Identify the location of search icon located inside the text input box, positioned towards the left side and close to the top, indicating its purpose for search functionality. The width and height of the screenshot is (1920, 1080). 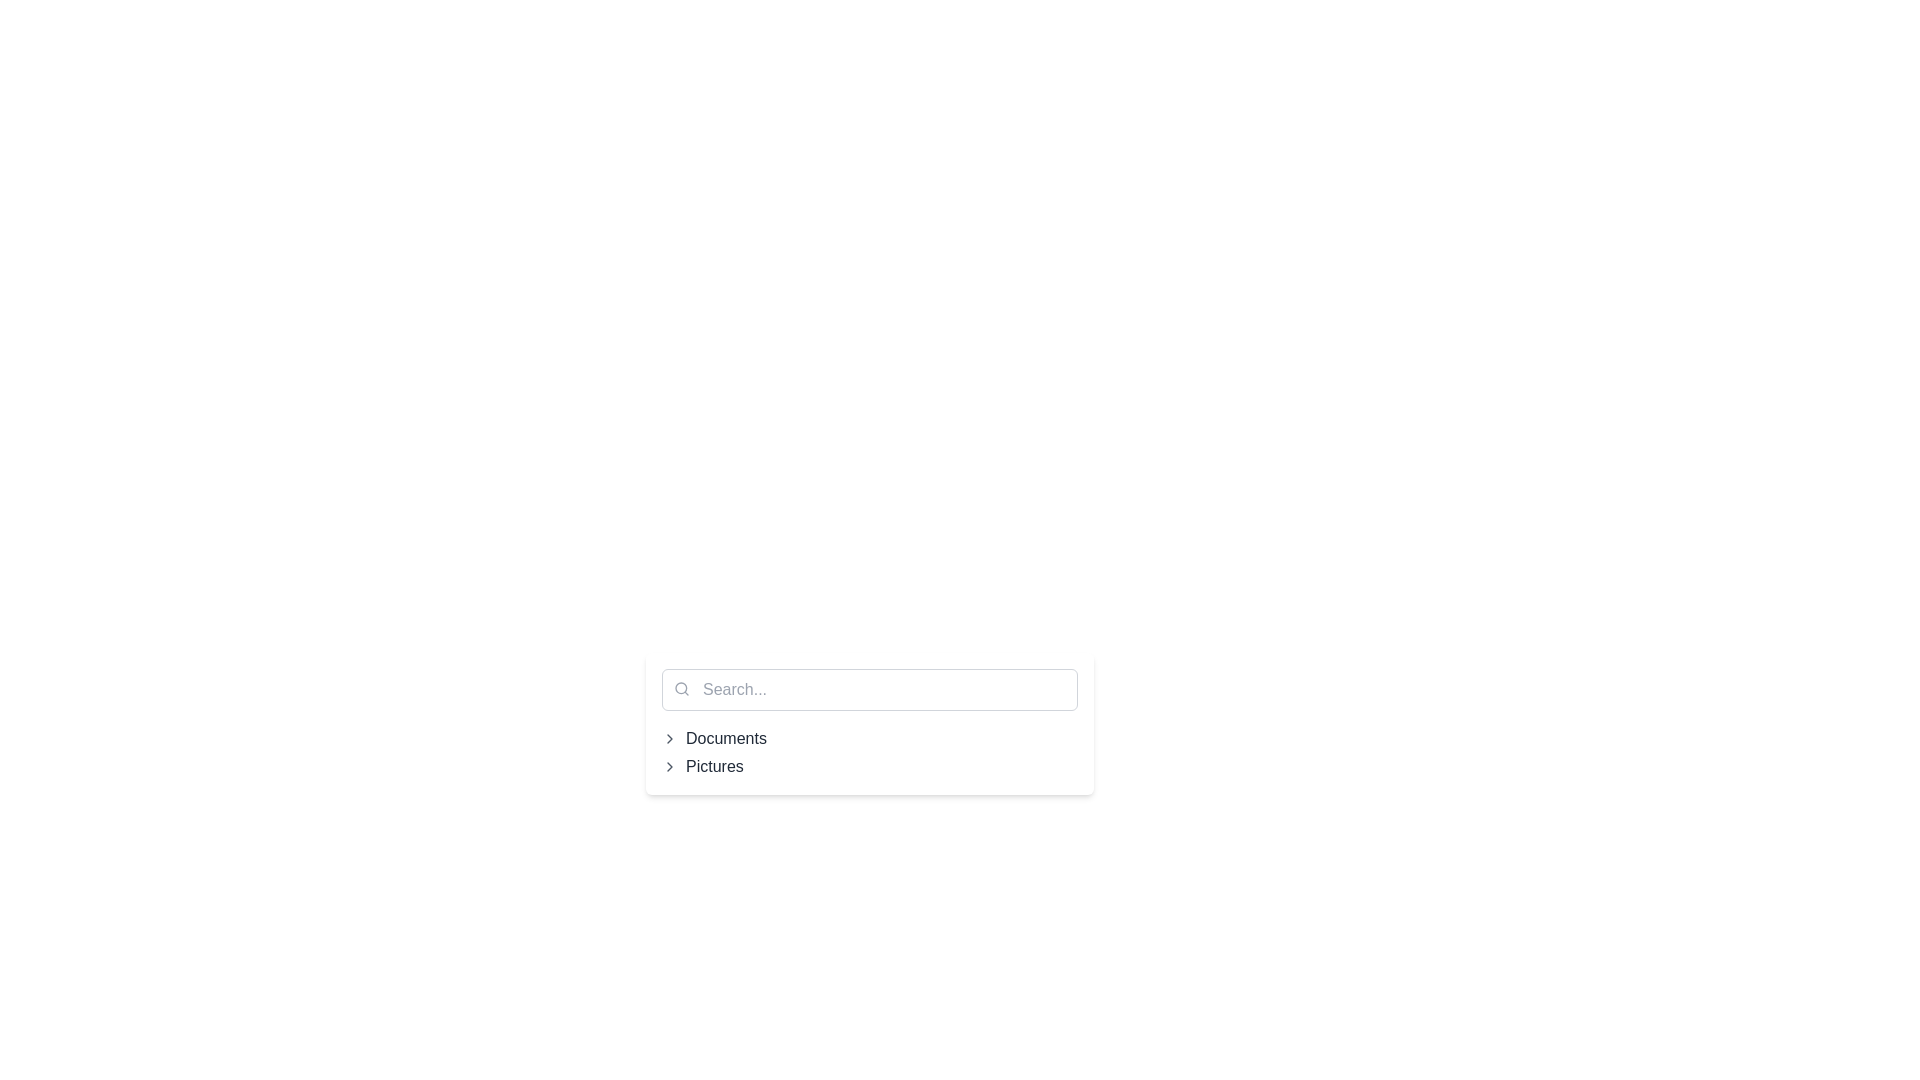
(681, 688).